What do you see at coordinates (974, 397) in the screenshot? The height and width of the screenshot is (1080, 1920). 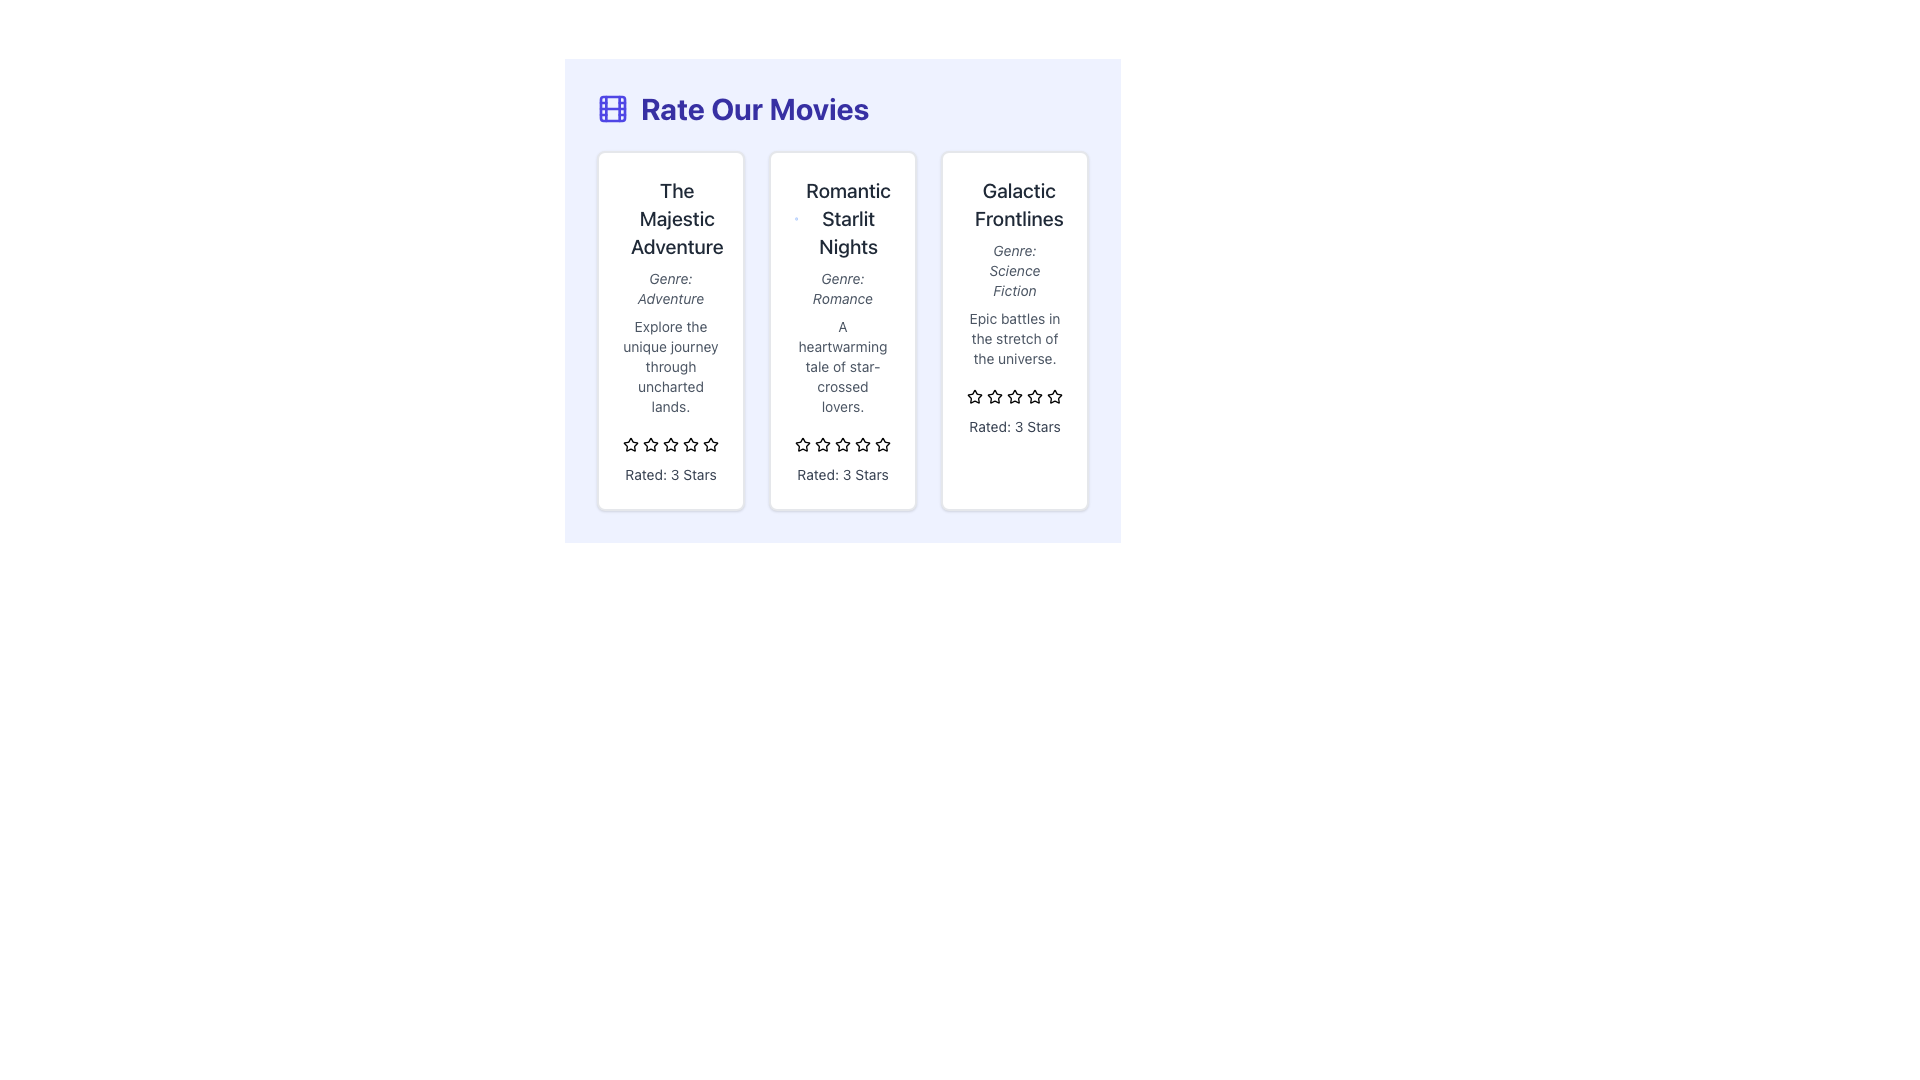 I see `the first star icon in the rating interface for the 'Galactic Frontlines' item to trigger a visual response` at bounding box center [974, 397].